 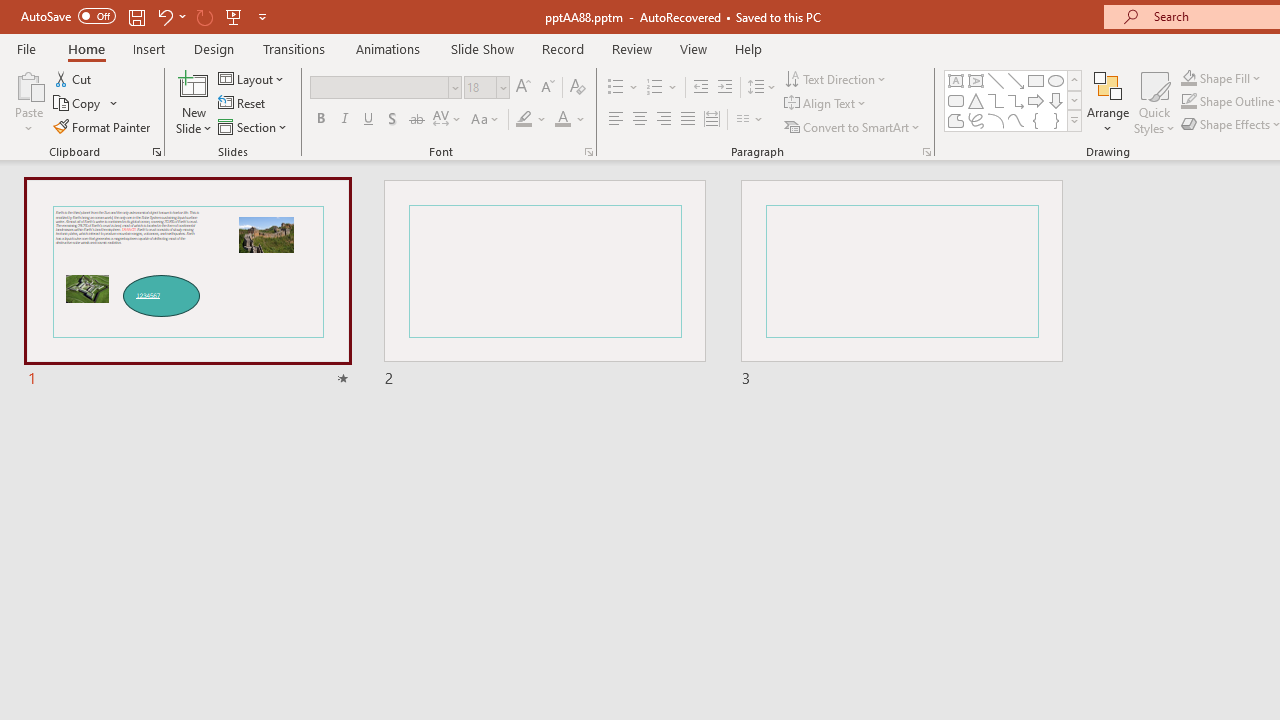 What do you see at coordinates (1107, 103) in the screenshot?
I see `'Arrange'` at bounding box center [1107, 103].